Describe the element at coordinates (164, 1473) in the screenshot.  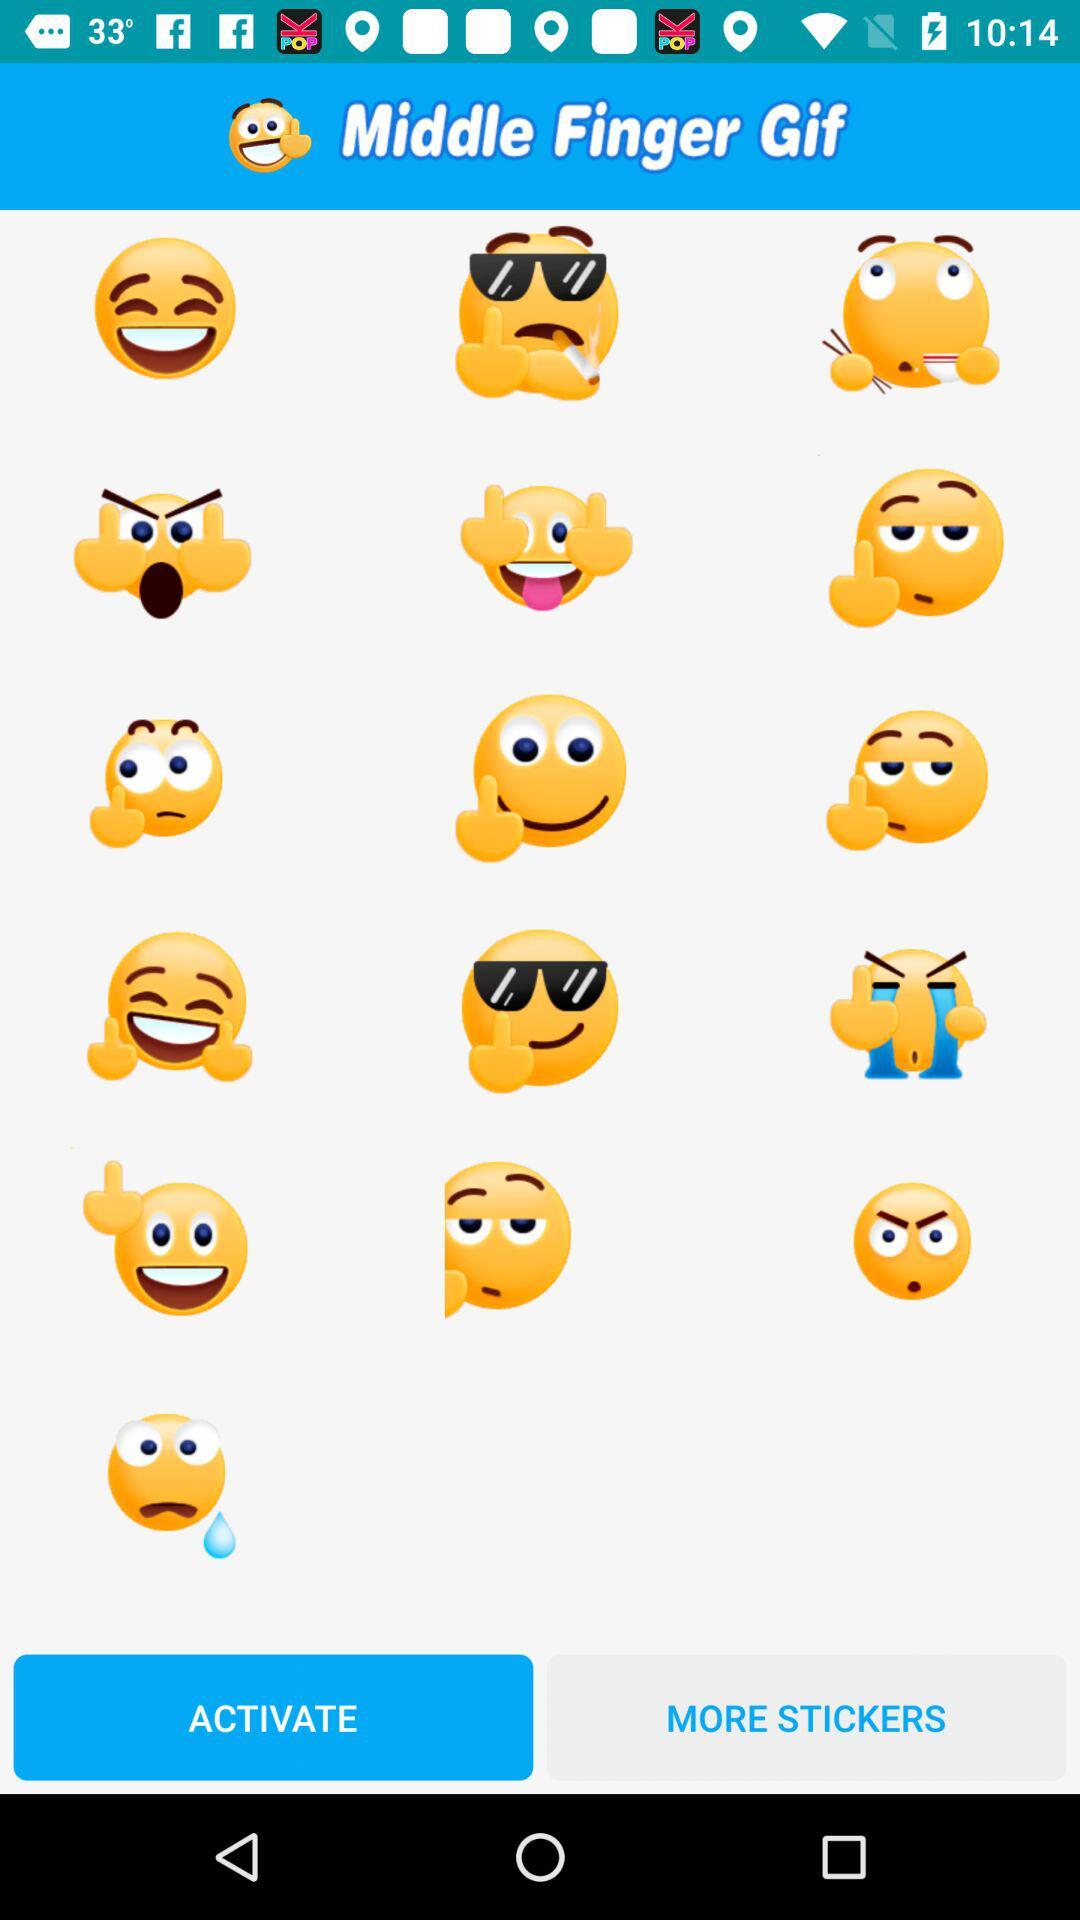
I see `emoji which is above the activate` at that location.